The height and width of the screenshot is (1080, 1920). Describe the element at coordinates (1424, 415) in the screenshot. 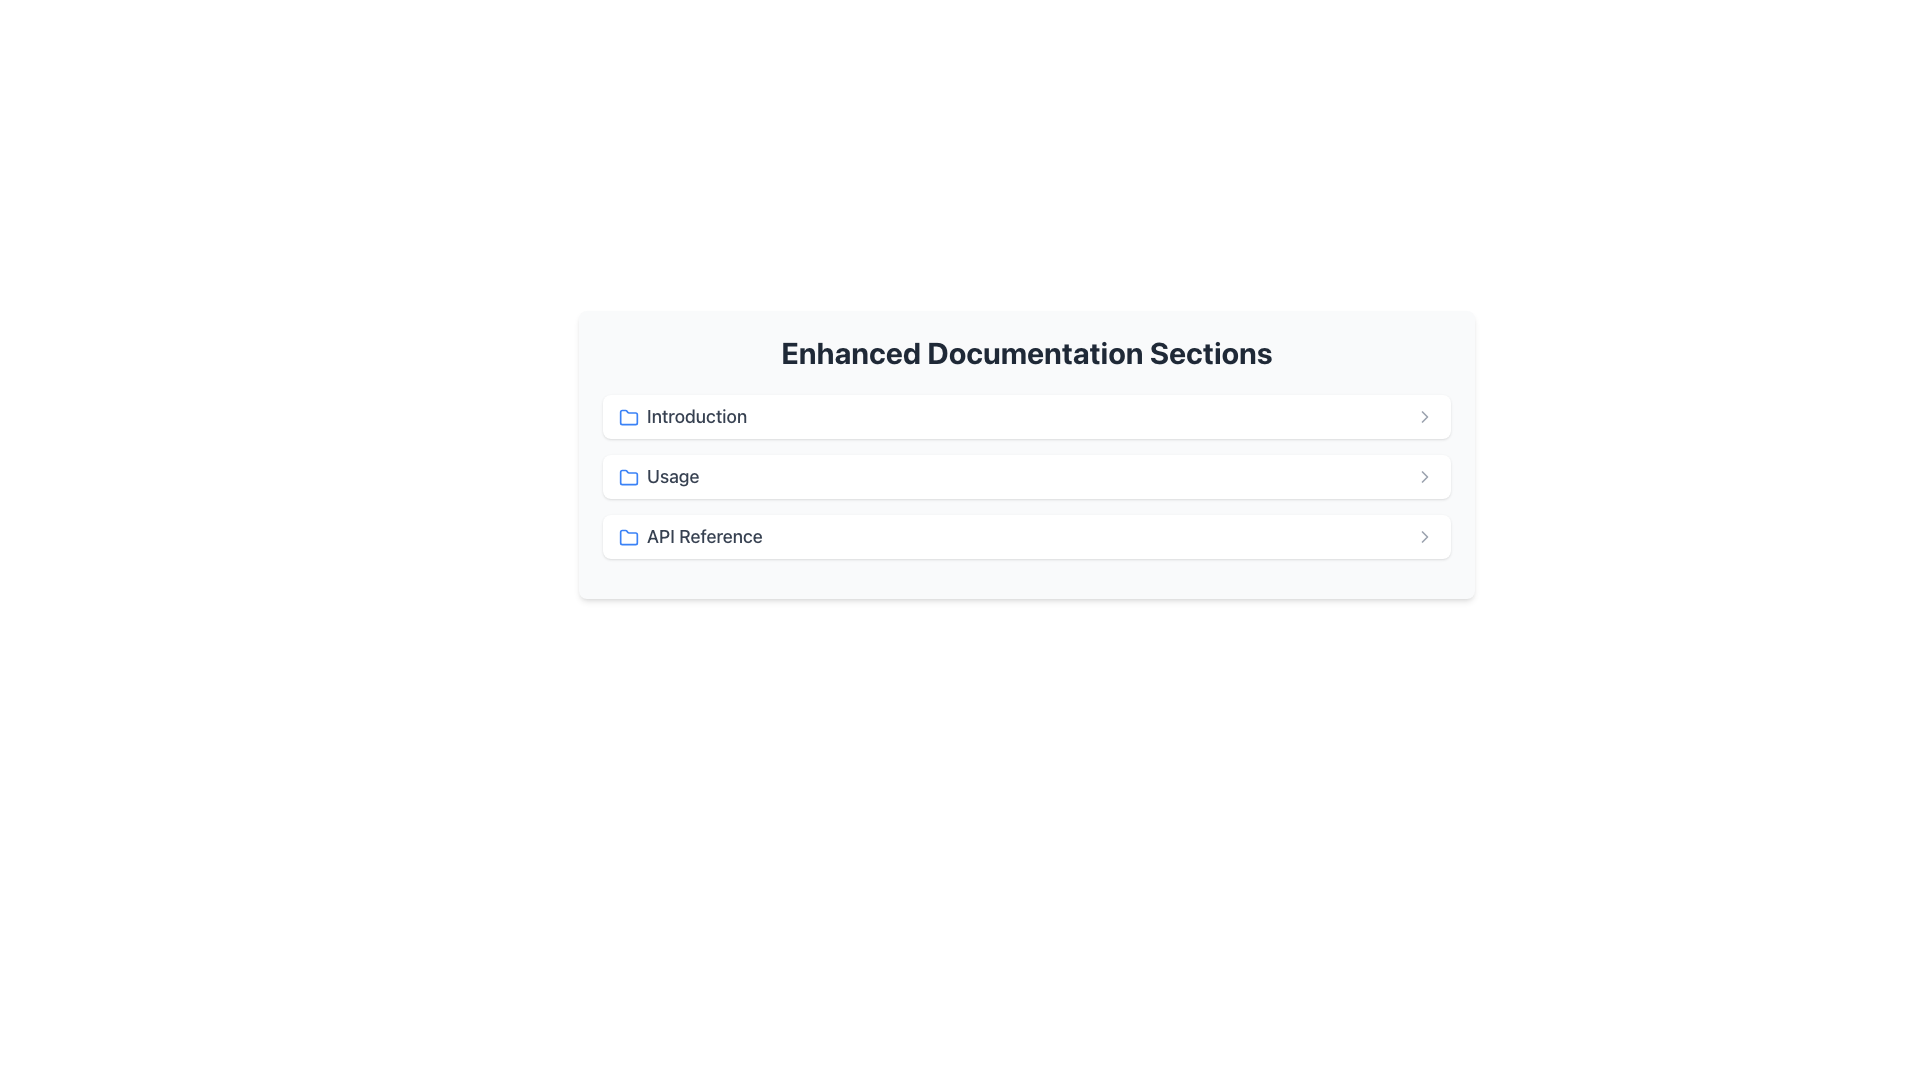

I see `the rightward-pointing chevron icon styled with gray color in the 'Introduction' section` at that location.